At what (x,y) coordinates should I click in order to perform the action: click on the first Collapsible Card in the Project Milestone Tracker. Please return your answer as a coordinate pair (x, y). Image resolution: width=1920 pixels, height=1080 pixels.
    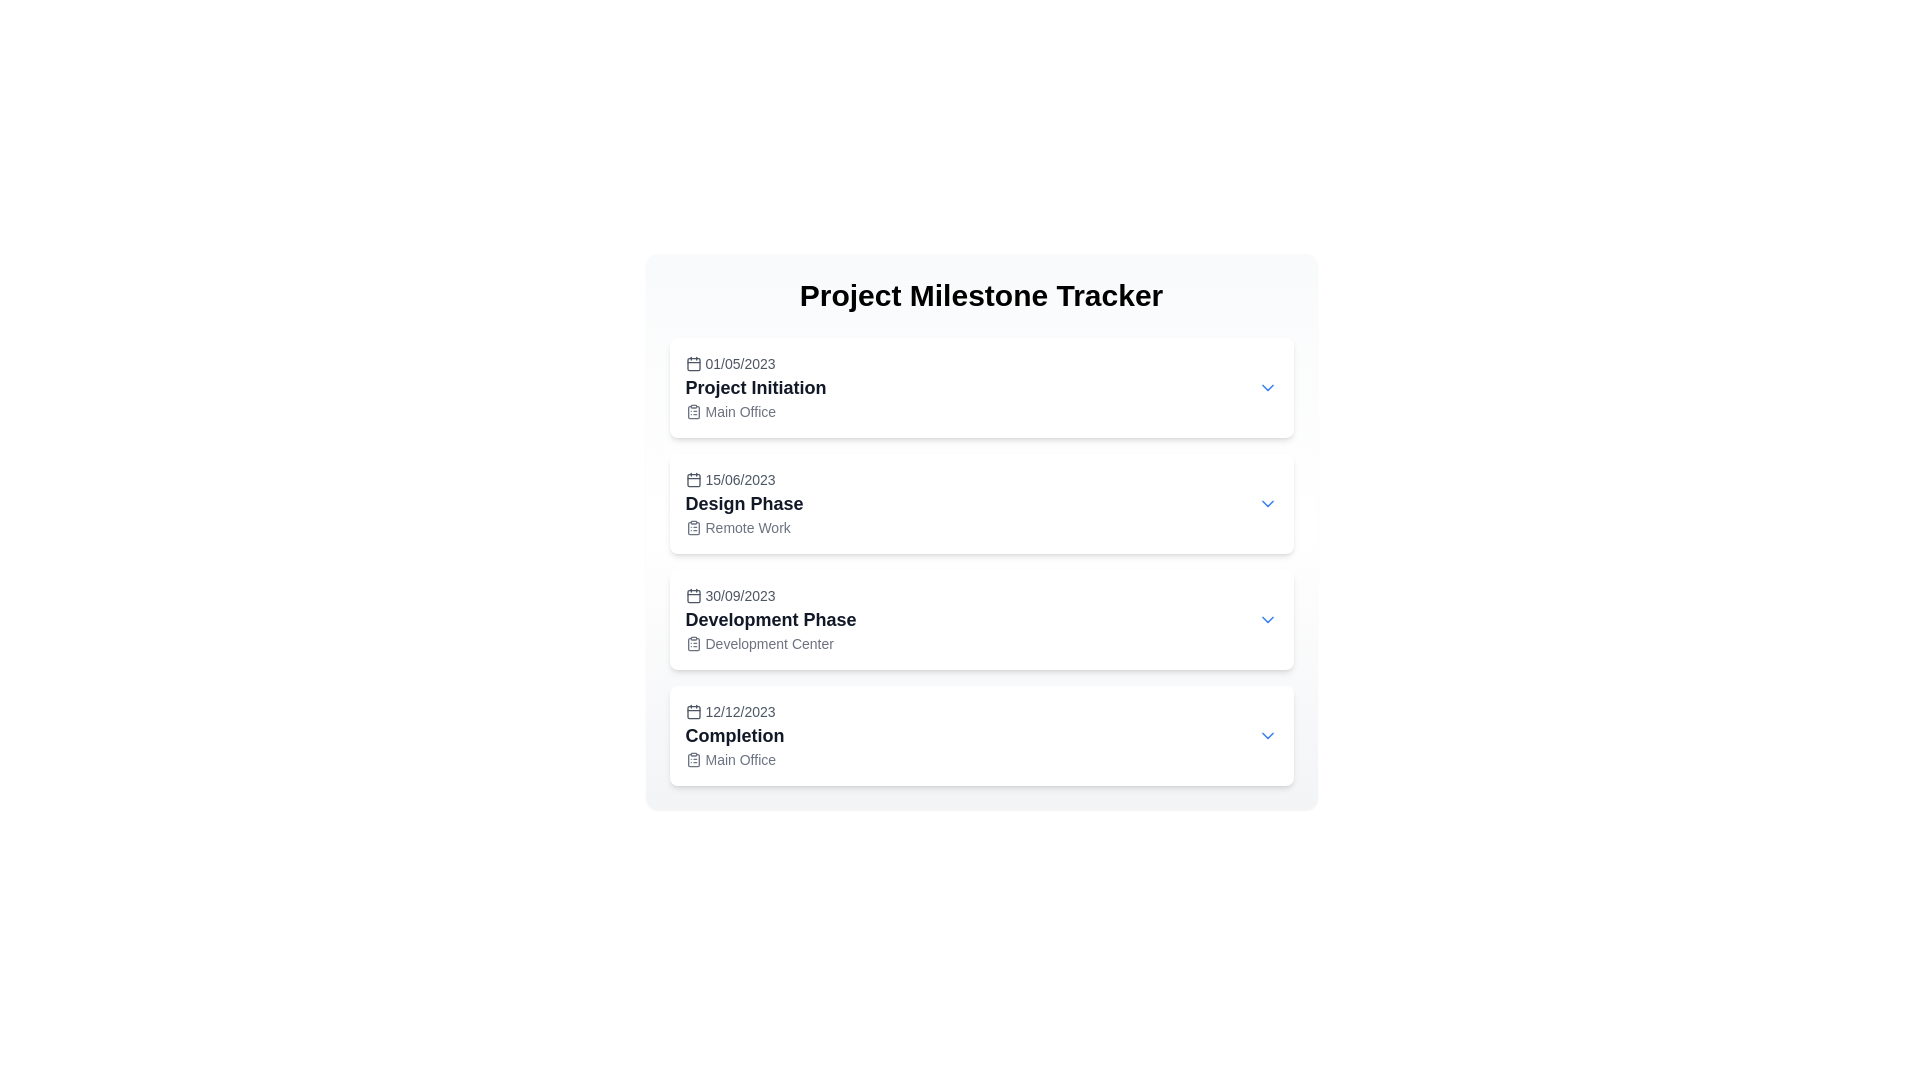
    Looking at the image, I should click on (981, 388).